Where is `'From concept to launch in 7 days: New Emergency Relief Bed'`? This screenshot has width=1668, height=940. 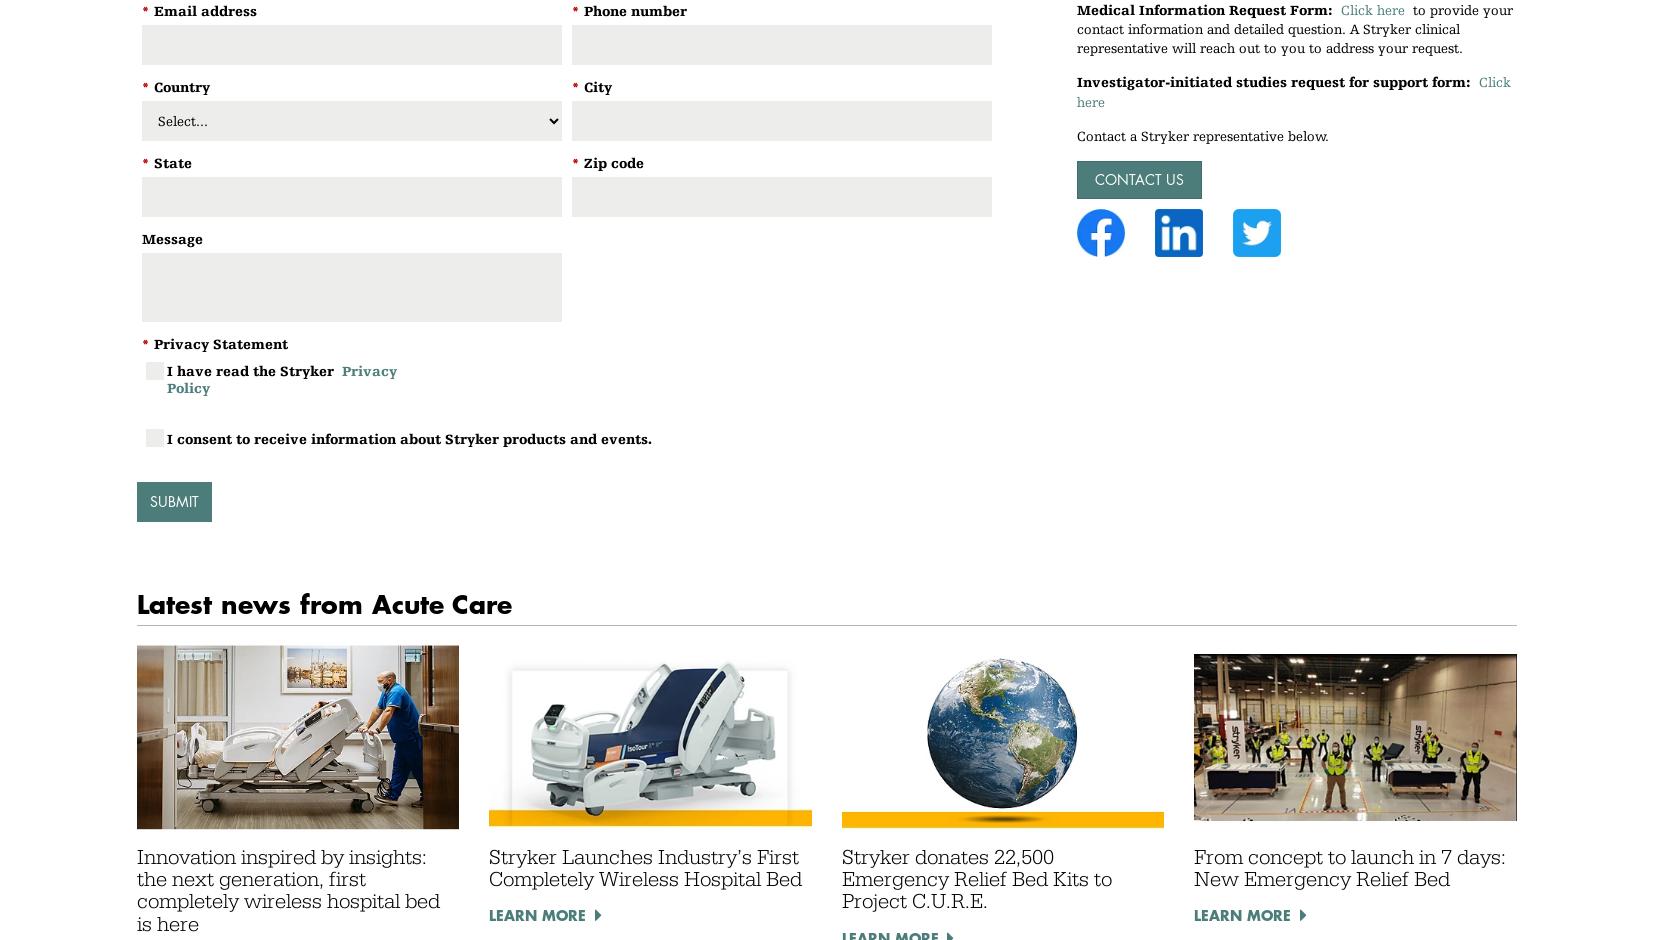
'From concept to launch in 7 days: New Emergency Relief Bed' is located at coordinates (1349, 867).